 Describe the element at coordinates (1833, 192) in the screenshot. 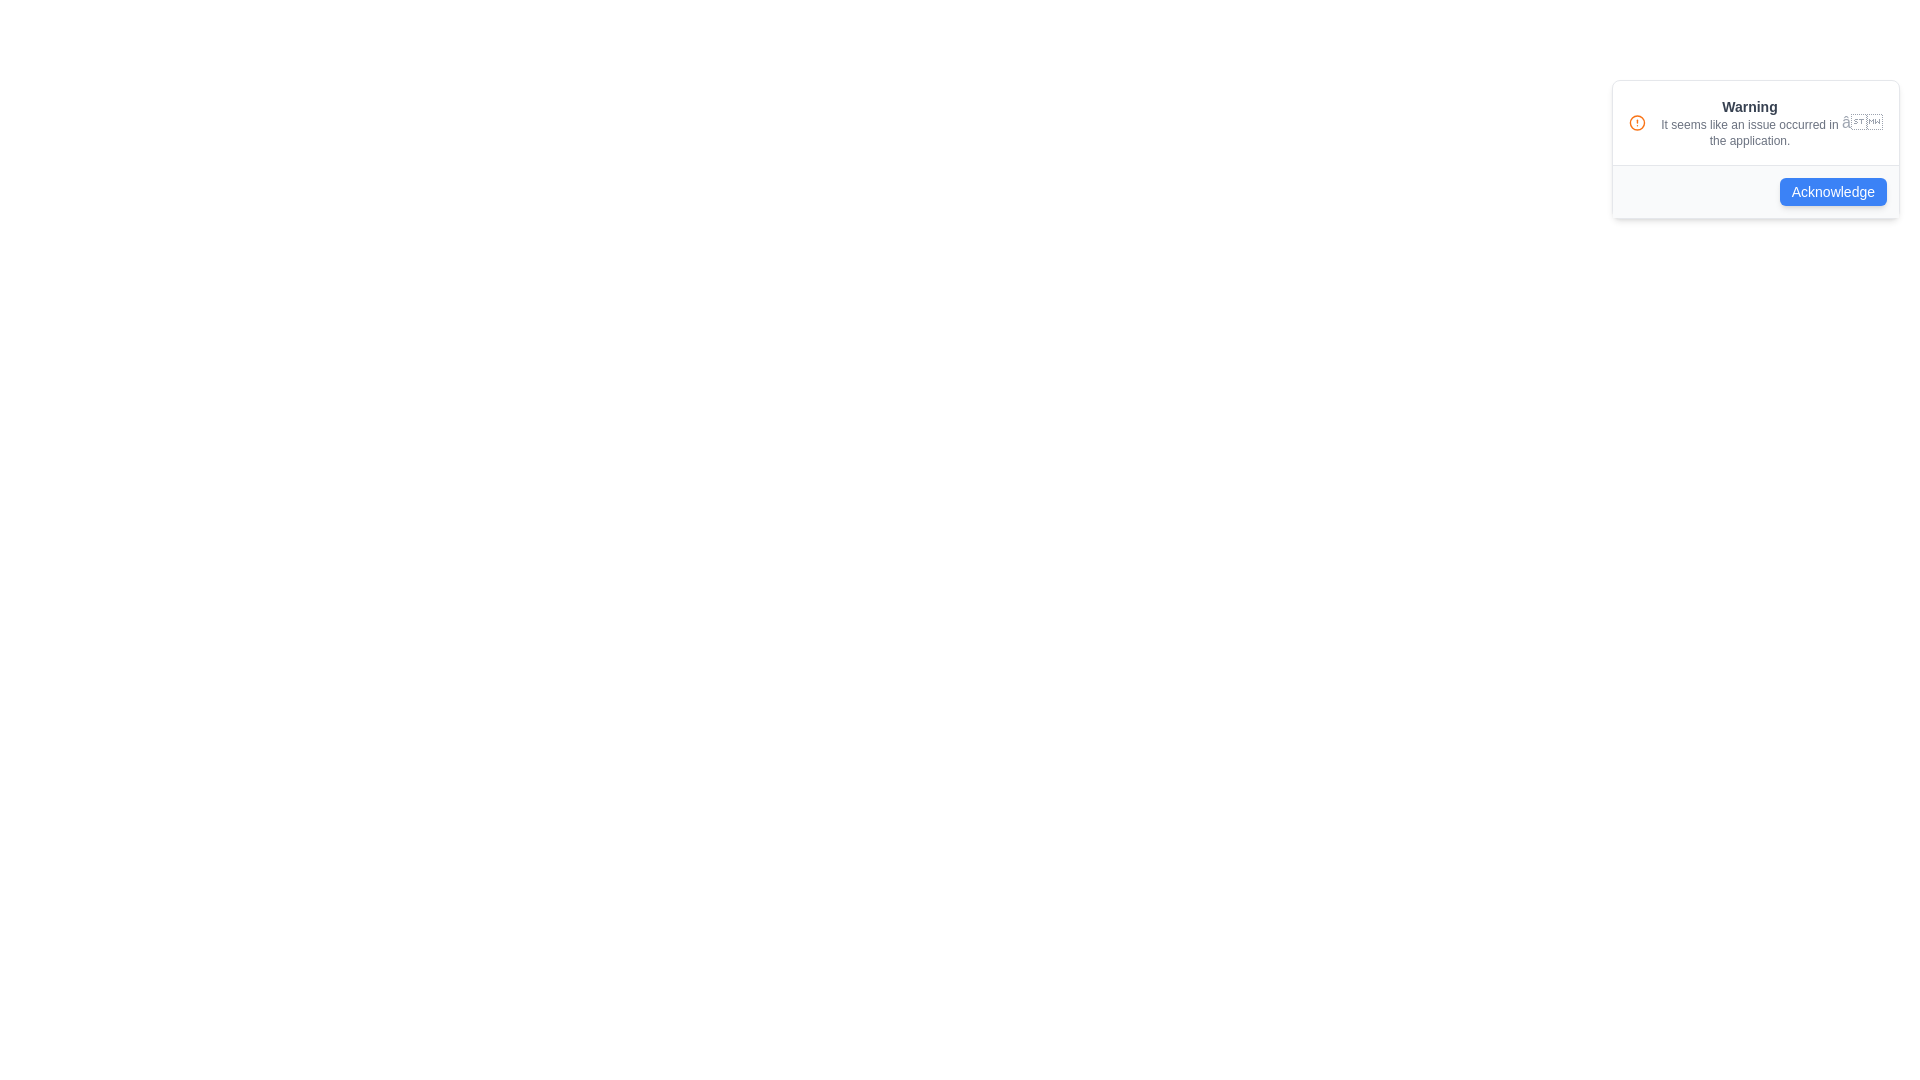

I see `the 'Acknowledge' button, which has a blue background, white text, rounded corners, and is located at the bottom-right corner of the application` at that location.